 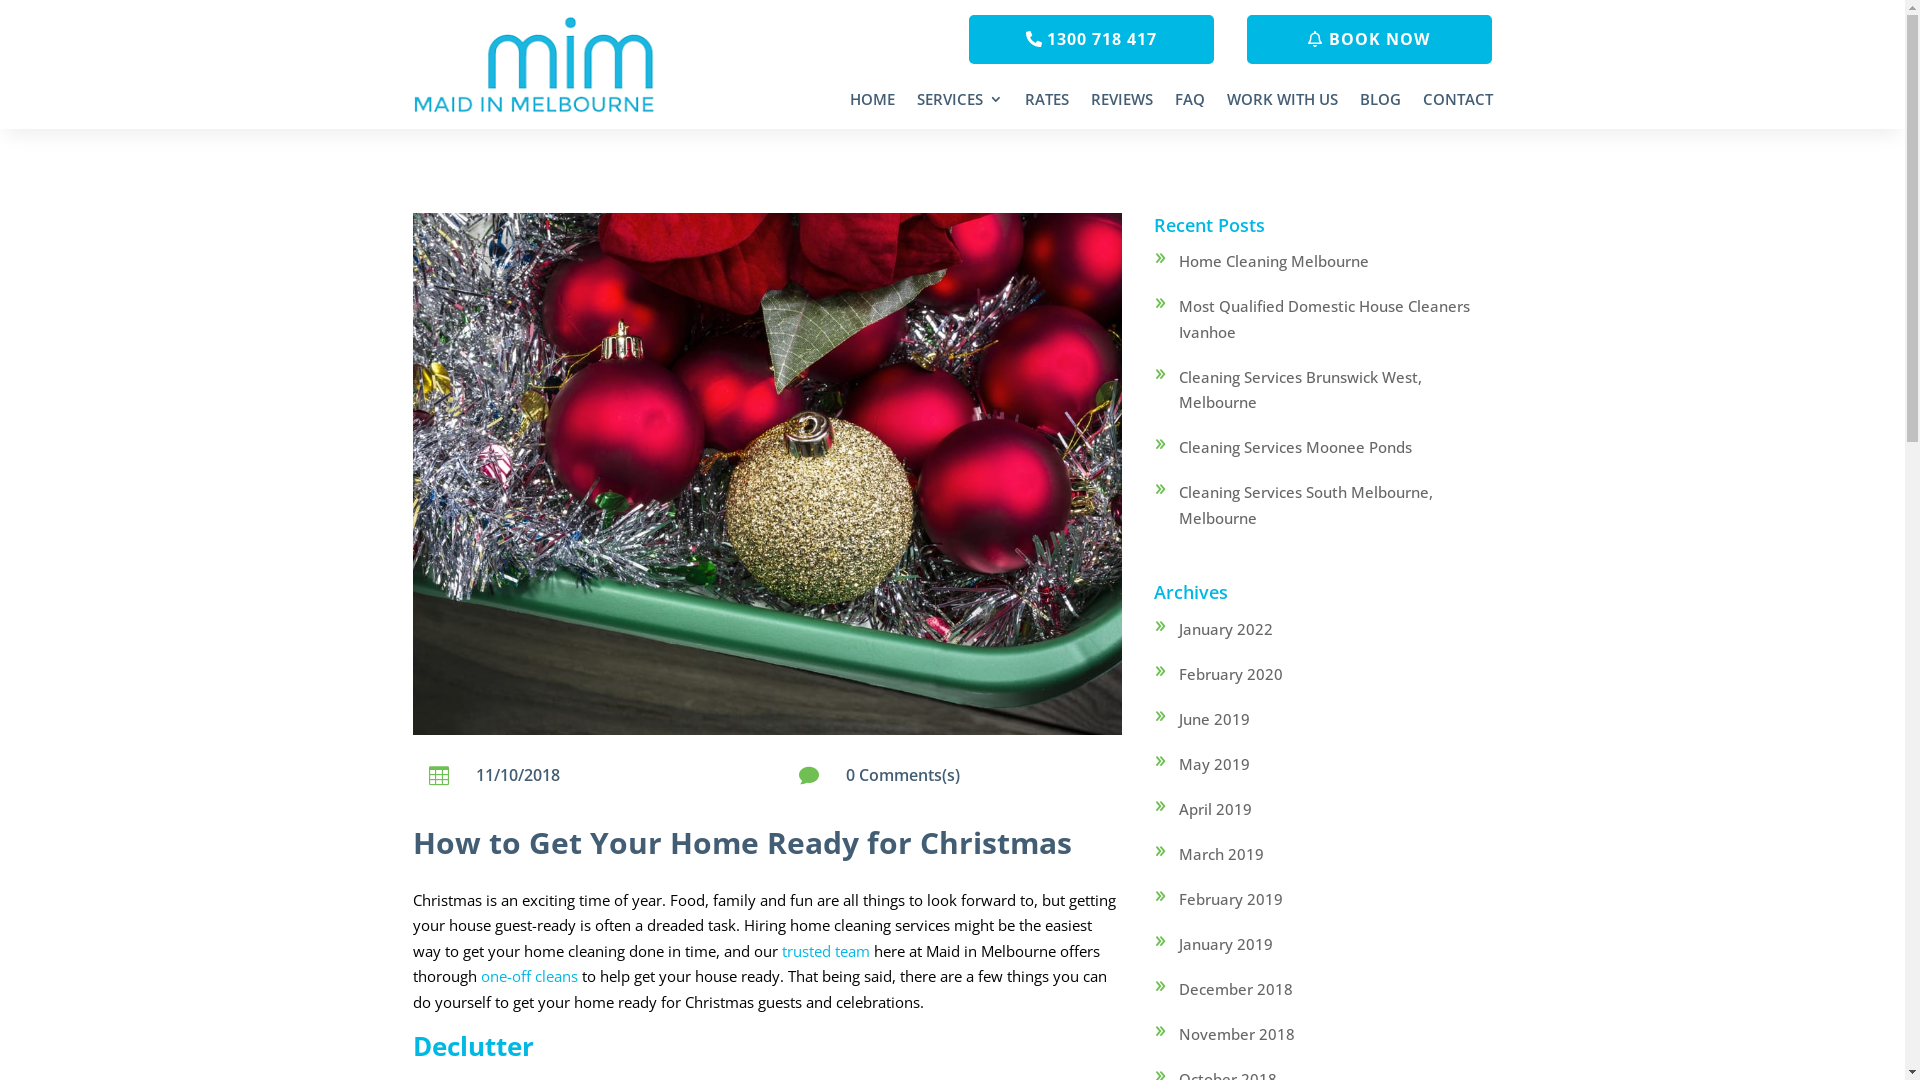 I want to click on 'HOME', so click(x=872, y=103).